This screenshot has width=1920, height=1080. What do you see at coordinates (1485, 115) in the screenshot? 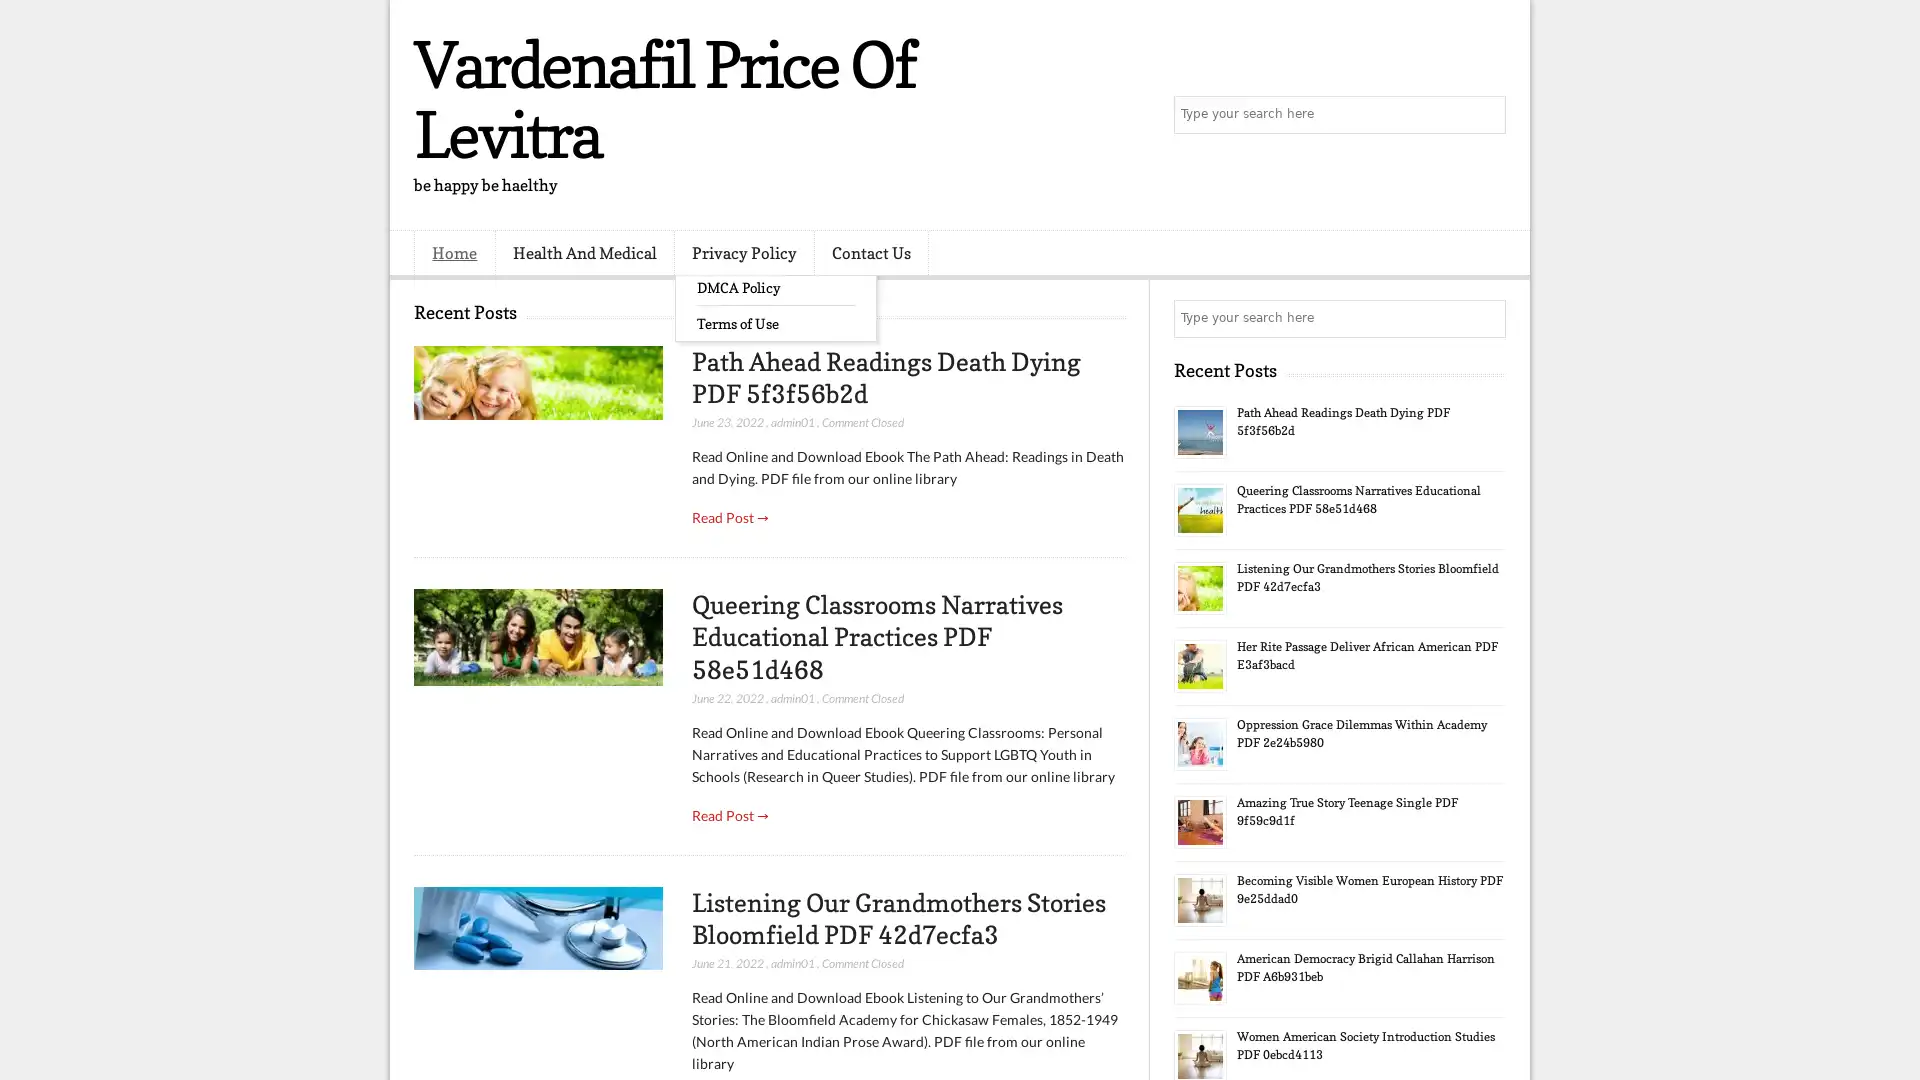
I see `Search` at bounding box center [1485, 115].